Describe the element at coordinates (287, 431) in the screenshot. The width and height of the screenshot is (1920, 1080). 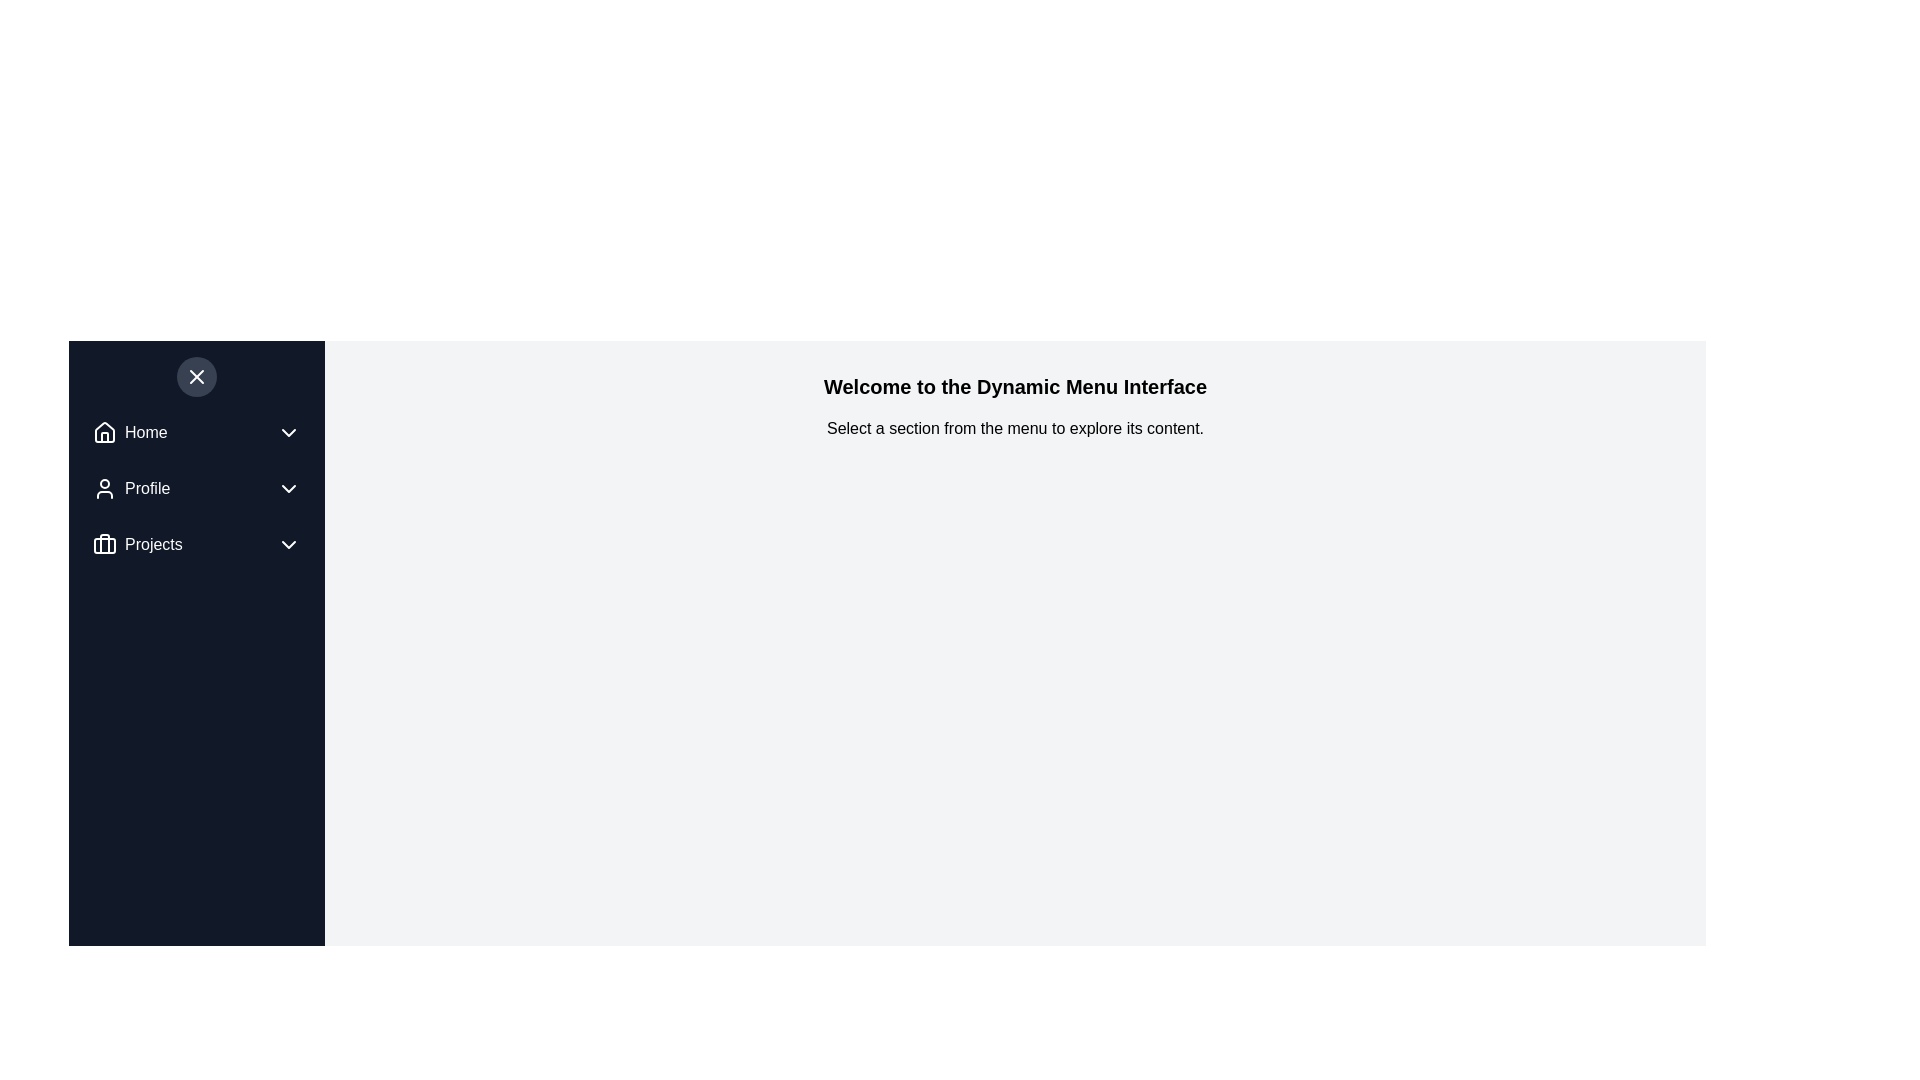
I see `the dropdown toggle icon to the right of the 'Home' menu item` at that location.